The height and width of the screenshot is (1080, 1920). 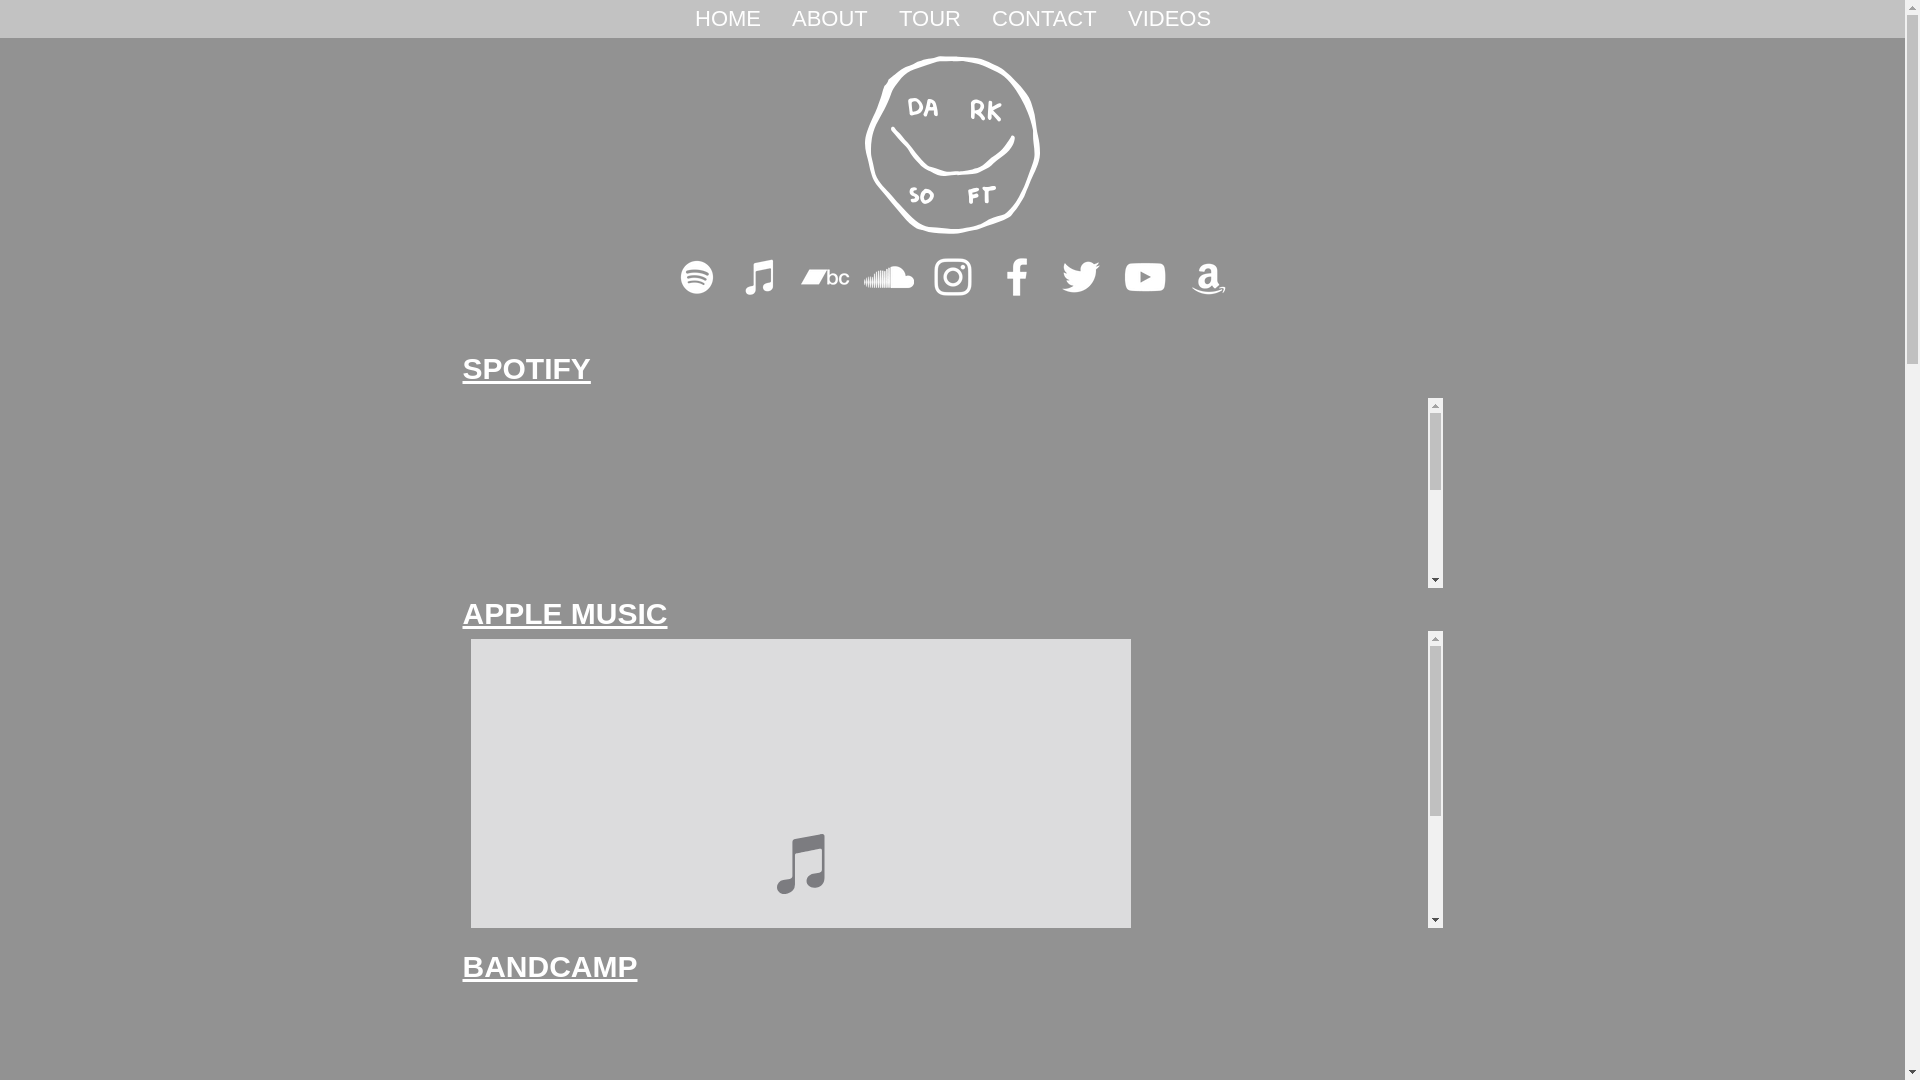 What do you see at coordinates (1169, 19) in the screenshot?
I see `'VIDEOS'` at bounding box center [1169, 19].